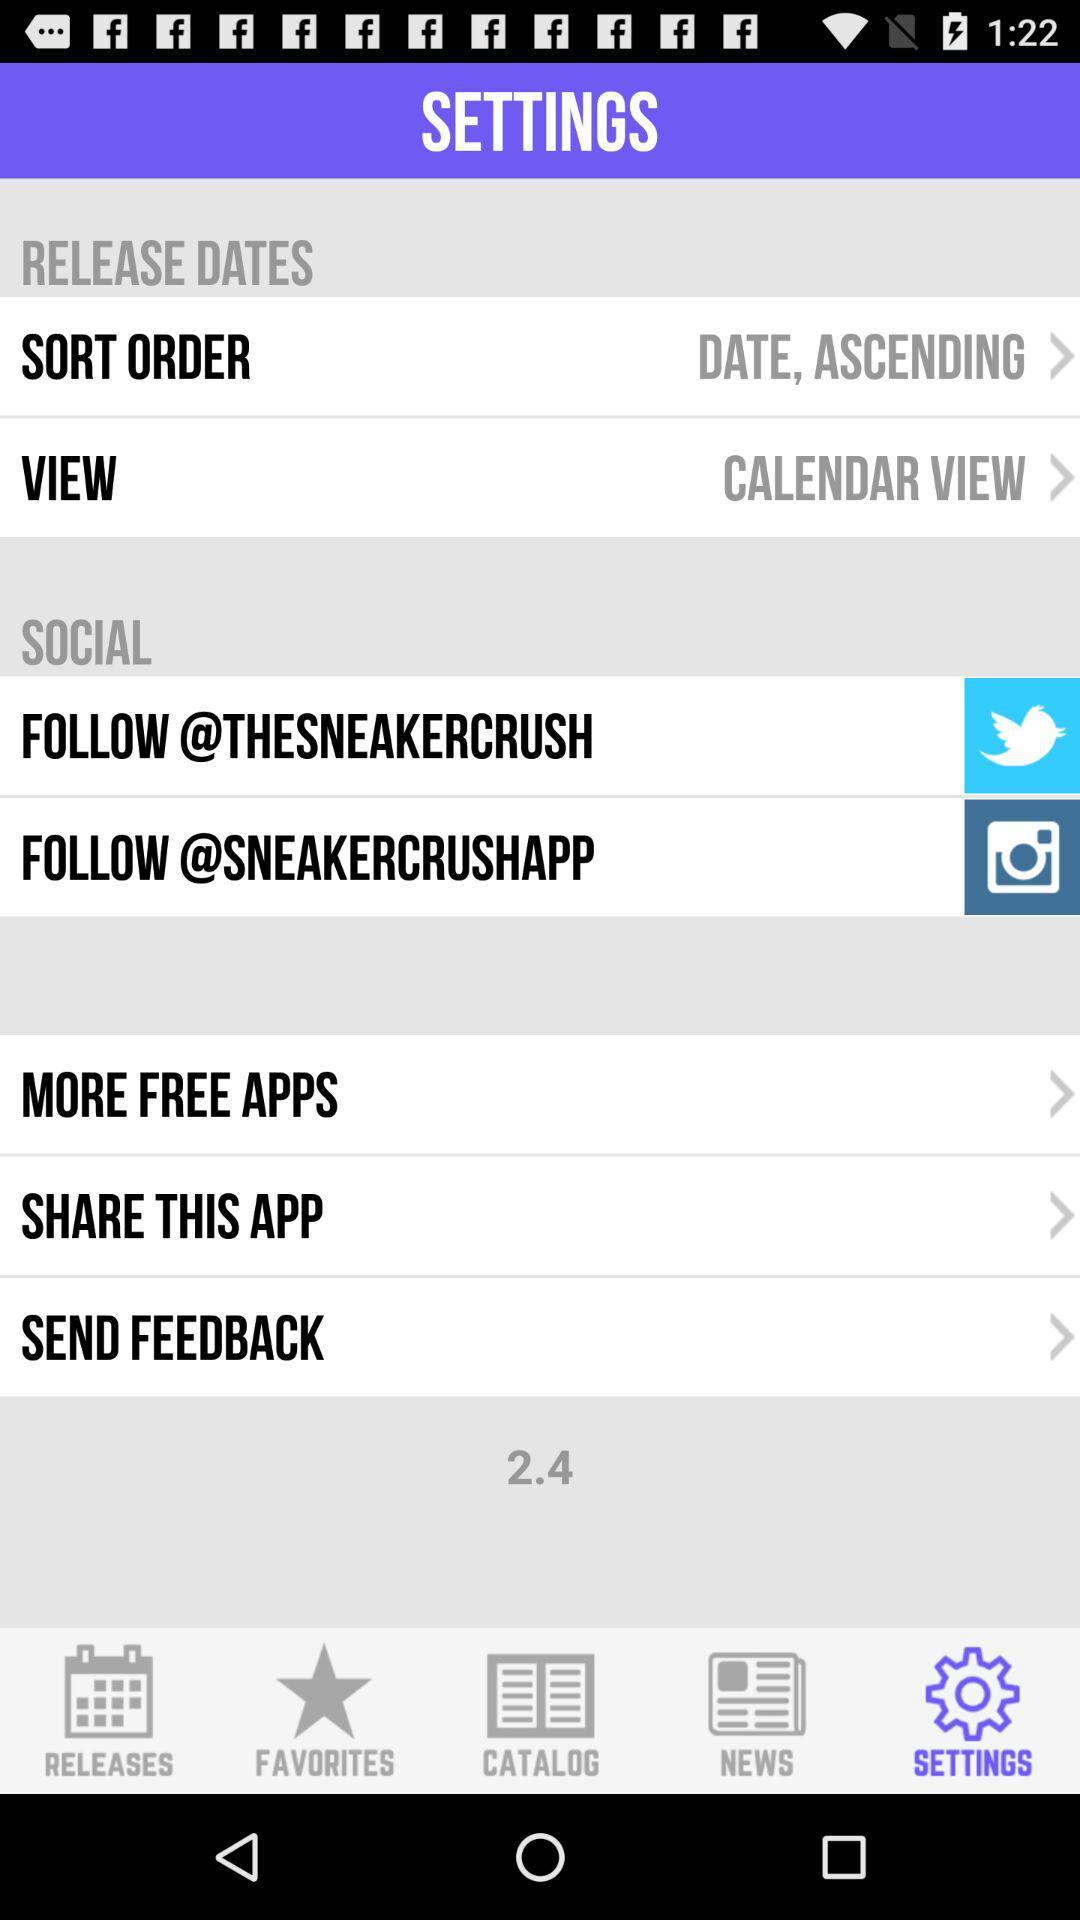 The width and height of the screenshot is (1080, 1920). I want to click on releases option, so click(108, 1710).